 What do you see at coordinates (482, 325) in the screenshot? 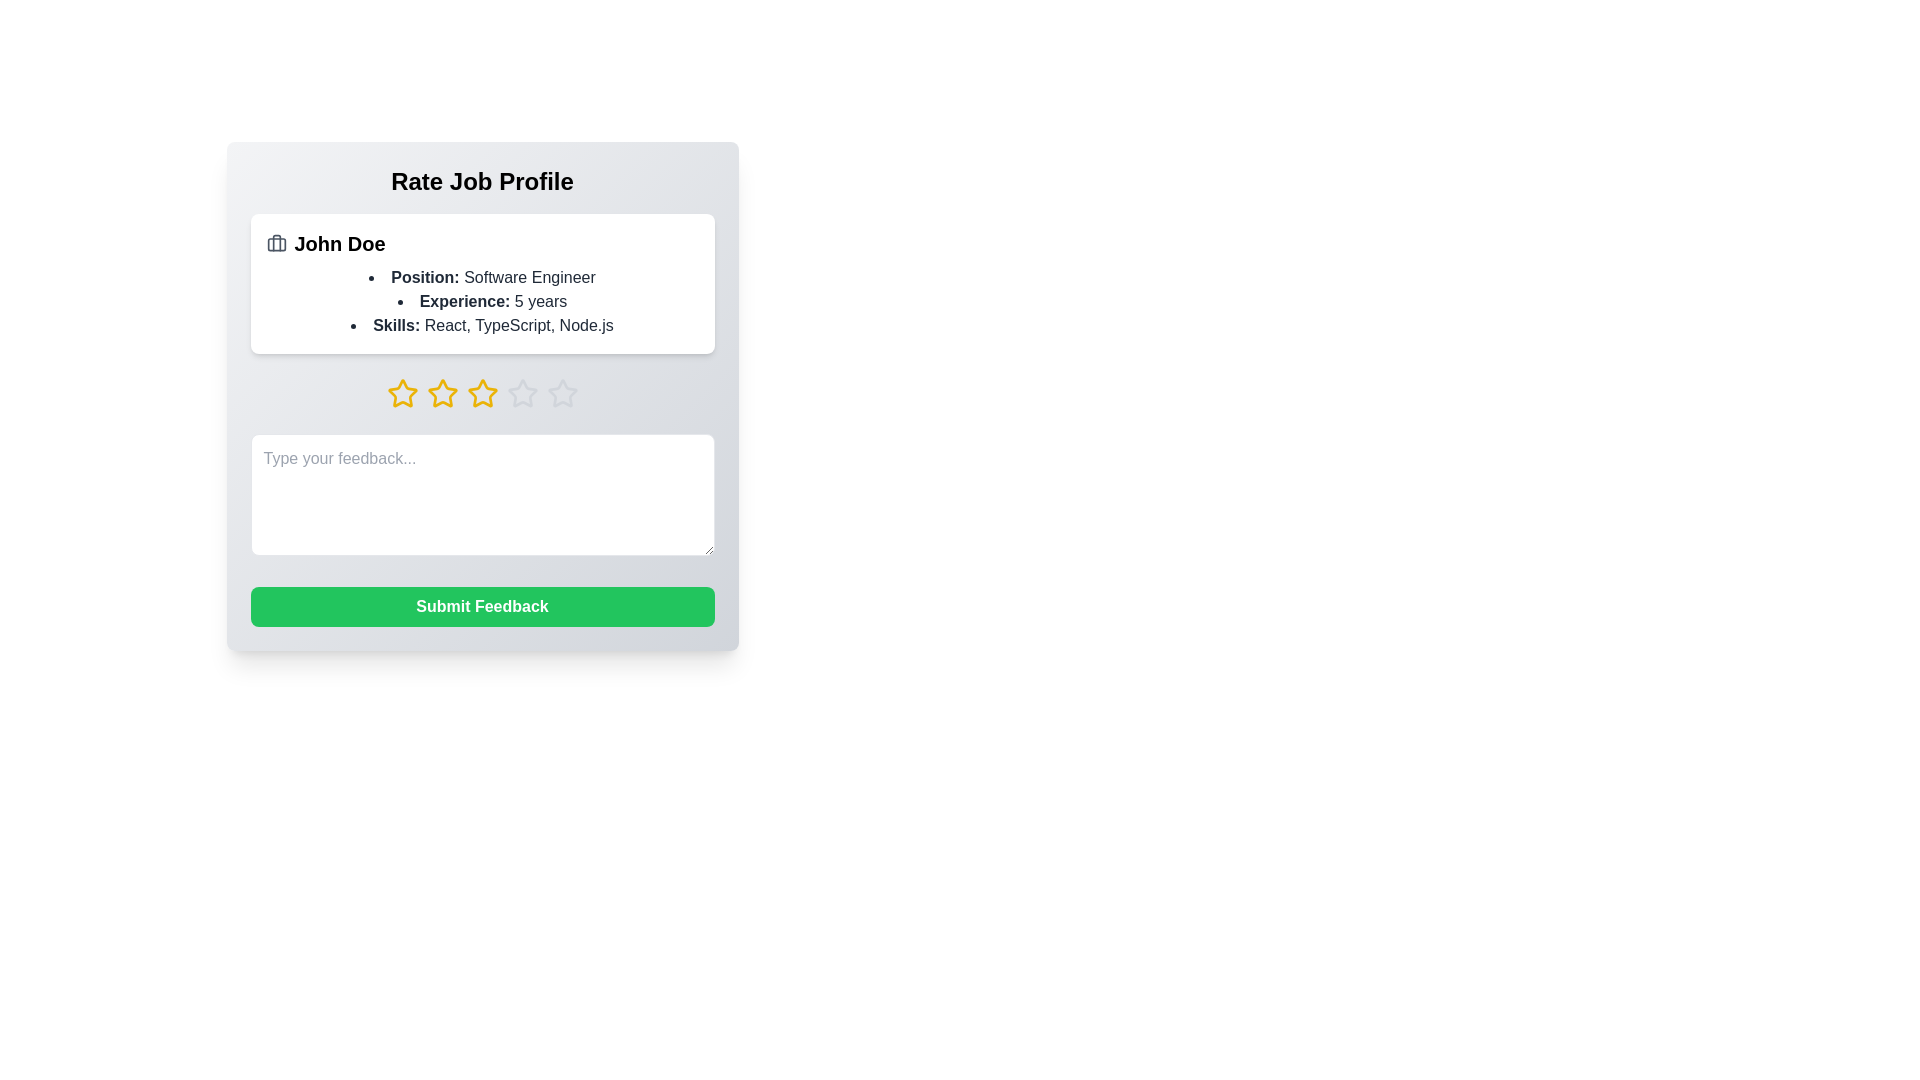
I see `the 'Skills:' text display element that lists programming languages including 'React, TypeScript, Node.js', which is the third entry in the professional information section` at bounding box center [482, 325].